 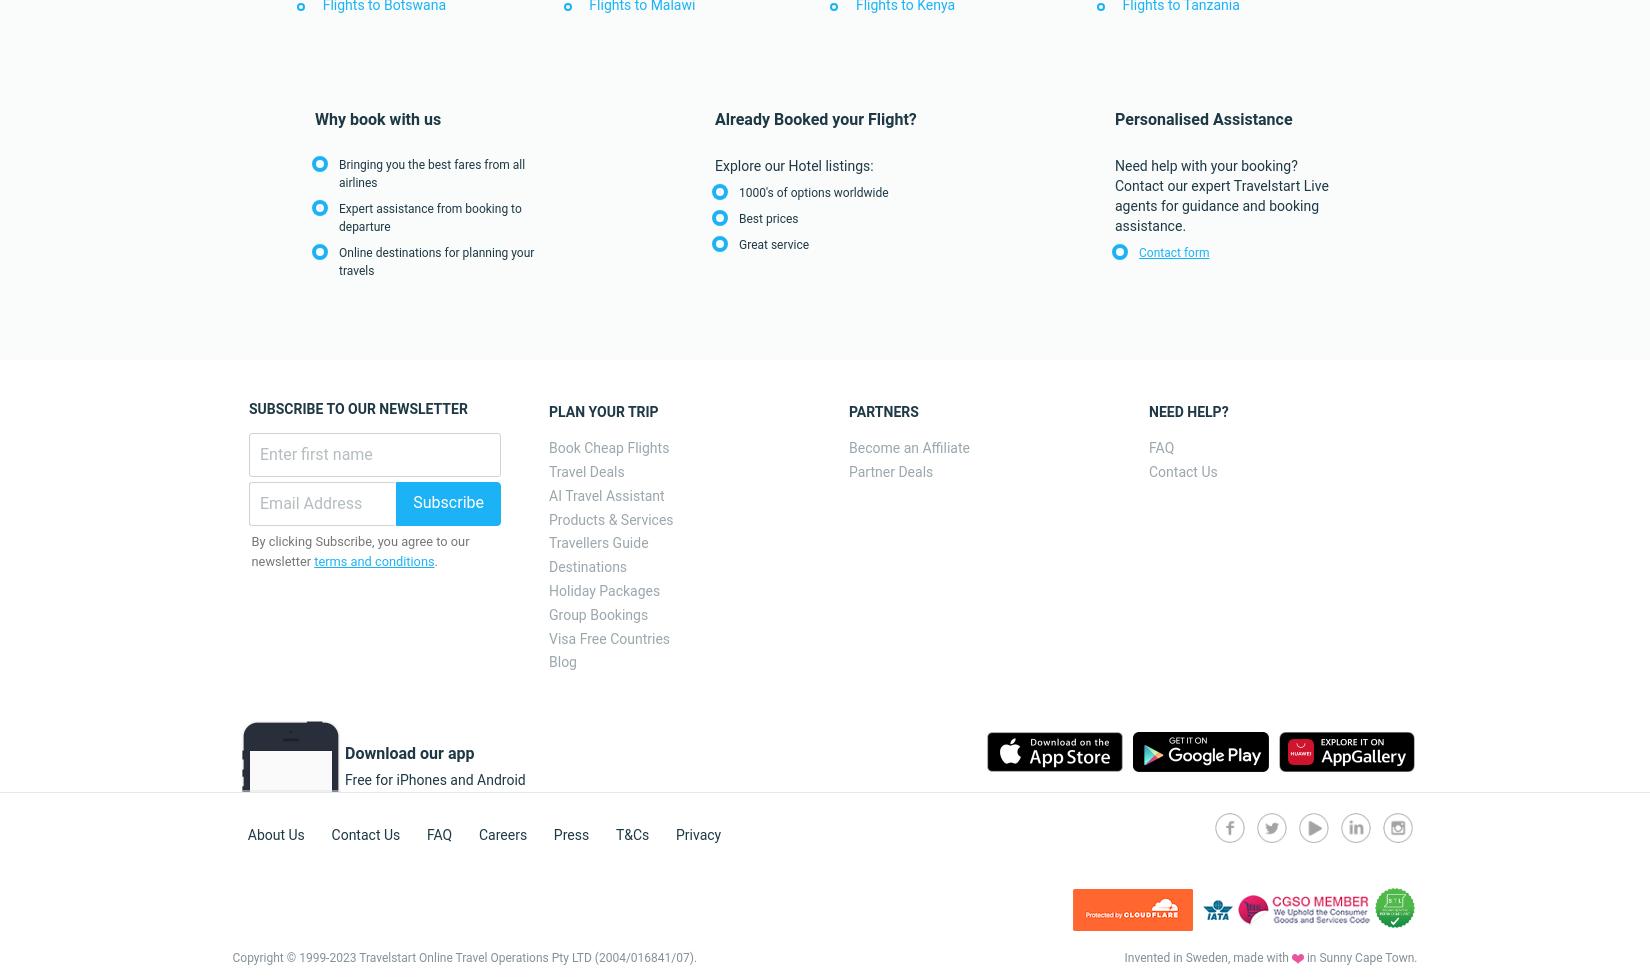 What do you see at coordinates (773, 245) in the screenshot?
I see `'Great service'` at bounding box center [773, 245].